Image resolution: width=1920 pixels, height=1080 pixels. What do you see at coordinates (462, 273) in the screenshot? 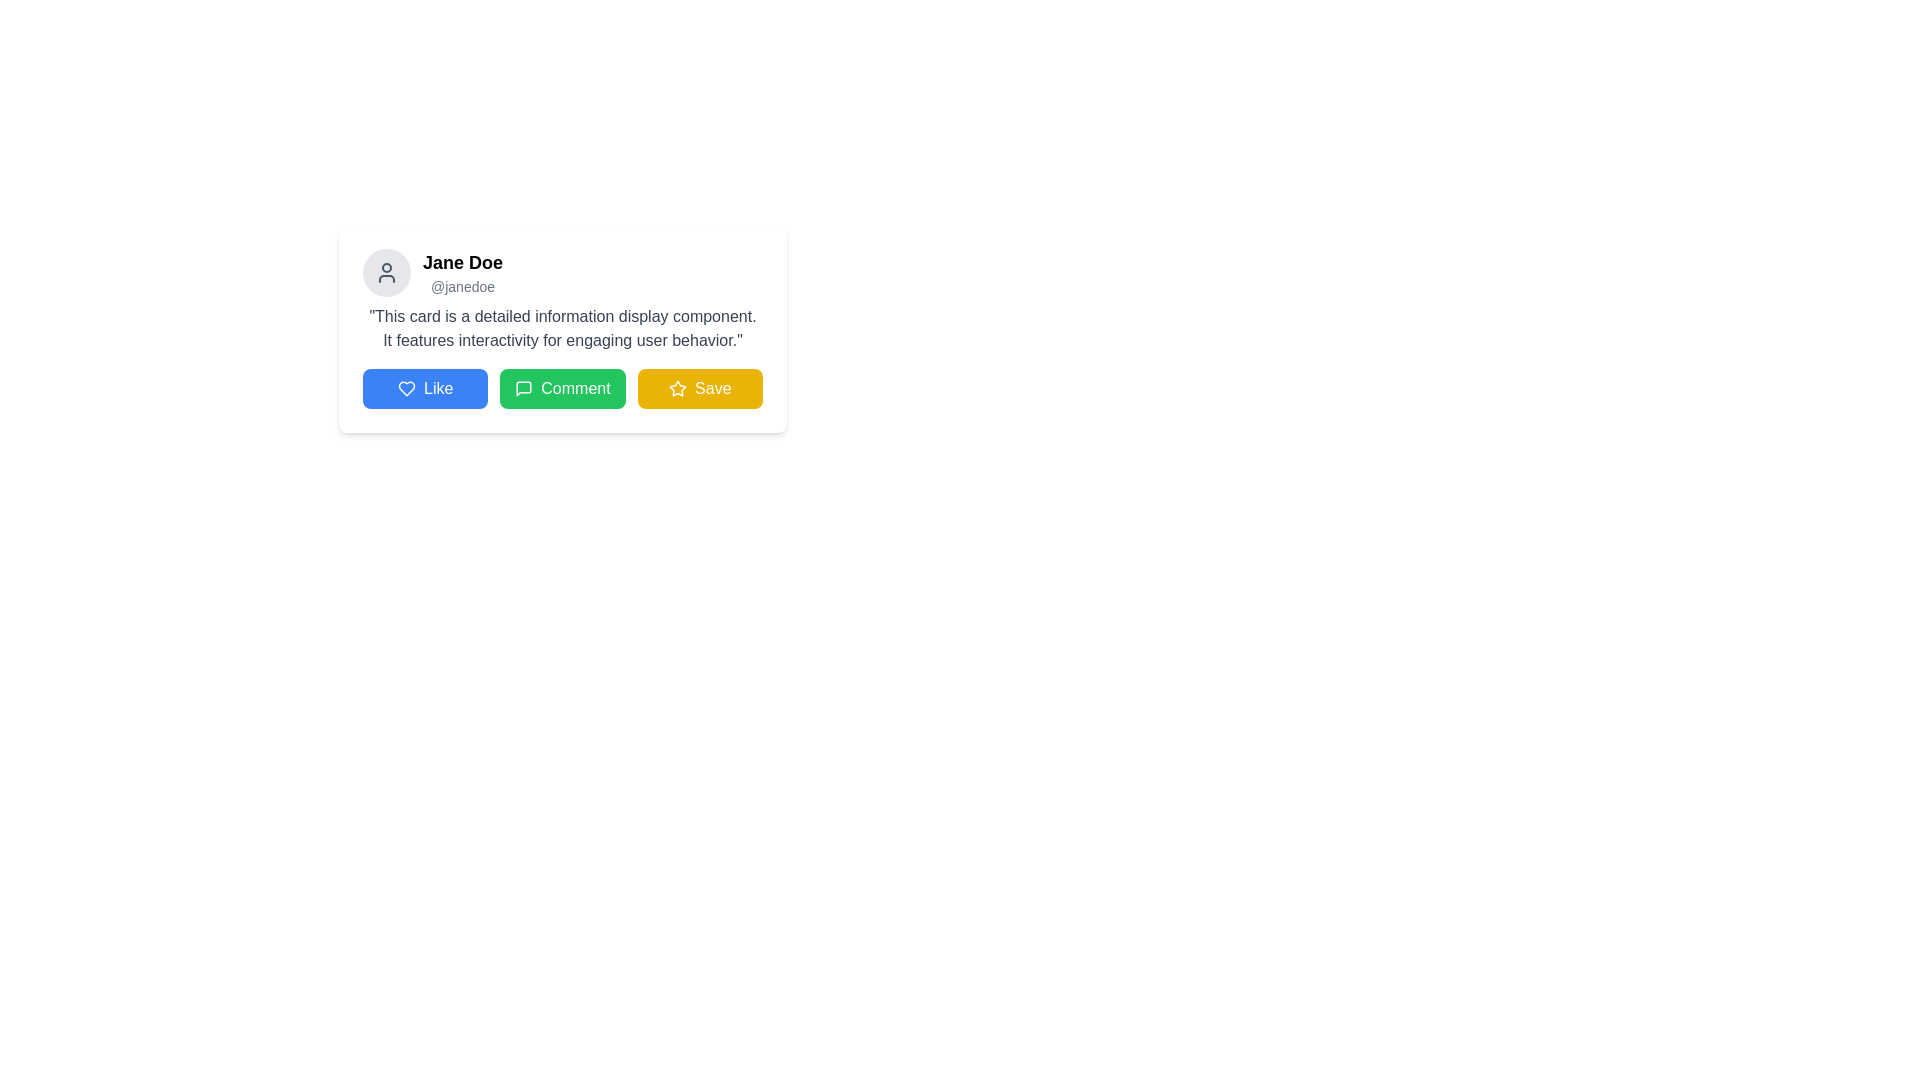
I see `text displayed in the text block containing the name and username of the user, which is positioned above a descriptive text block and to the right of a circular profile icon within the card component` at bounding box center [462, 273].